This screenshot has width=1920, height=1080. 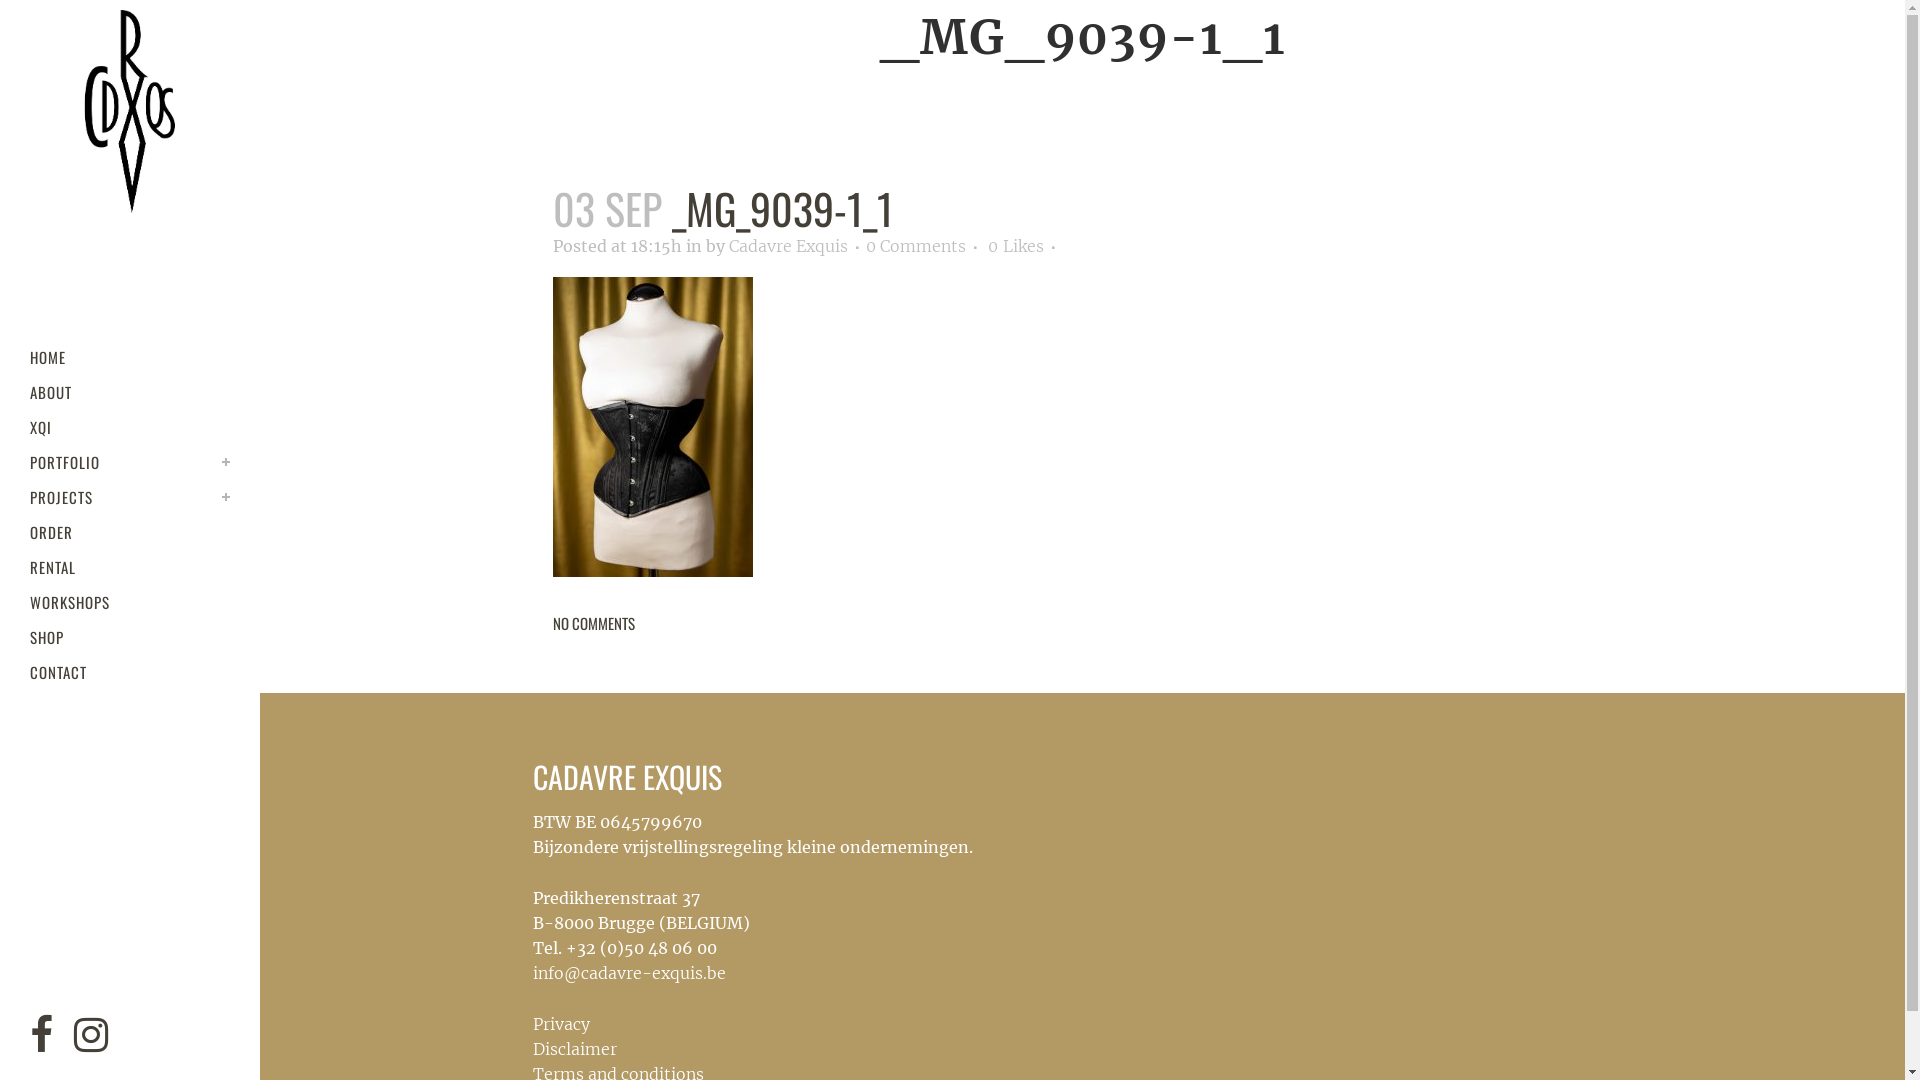 What do you see at coordinates (560, 1023) in the screenshot?
I see `'Privacy'` at bounding box center [560, 1023].